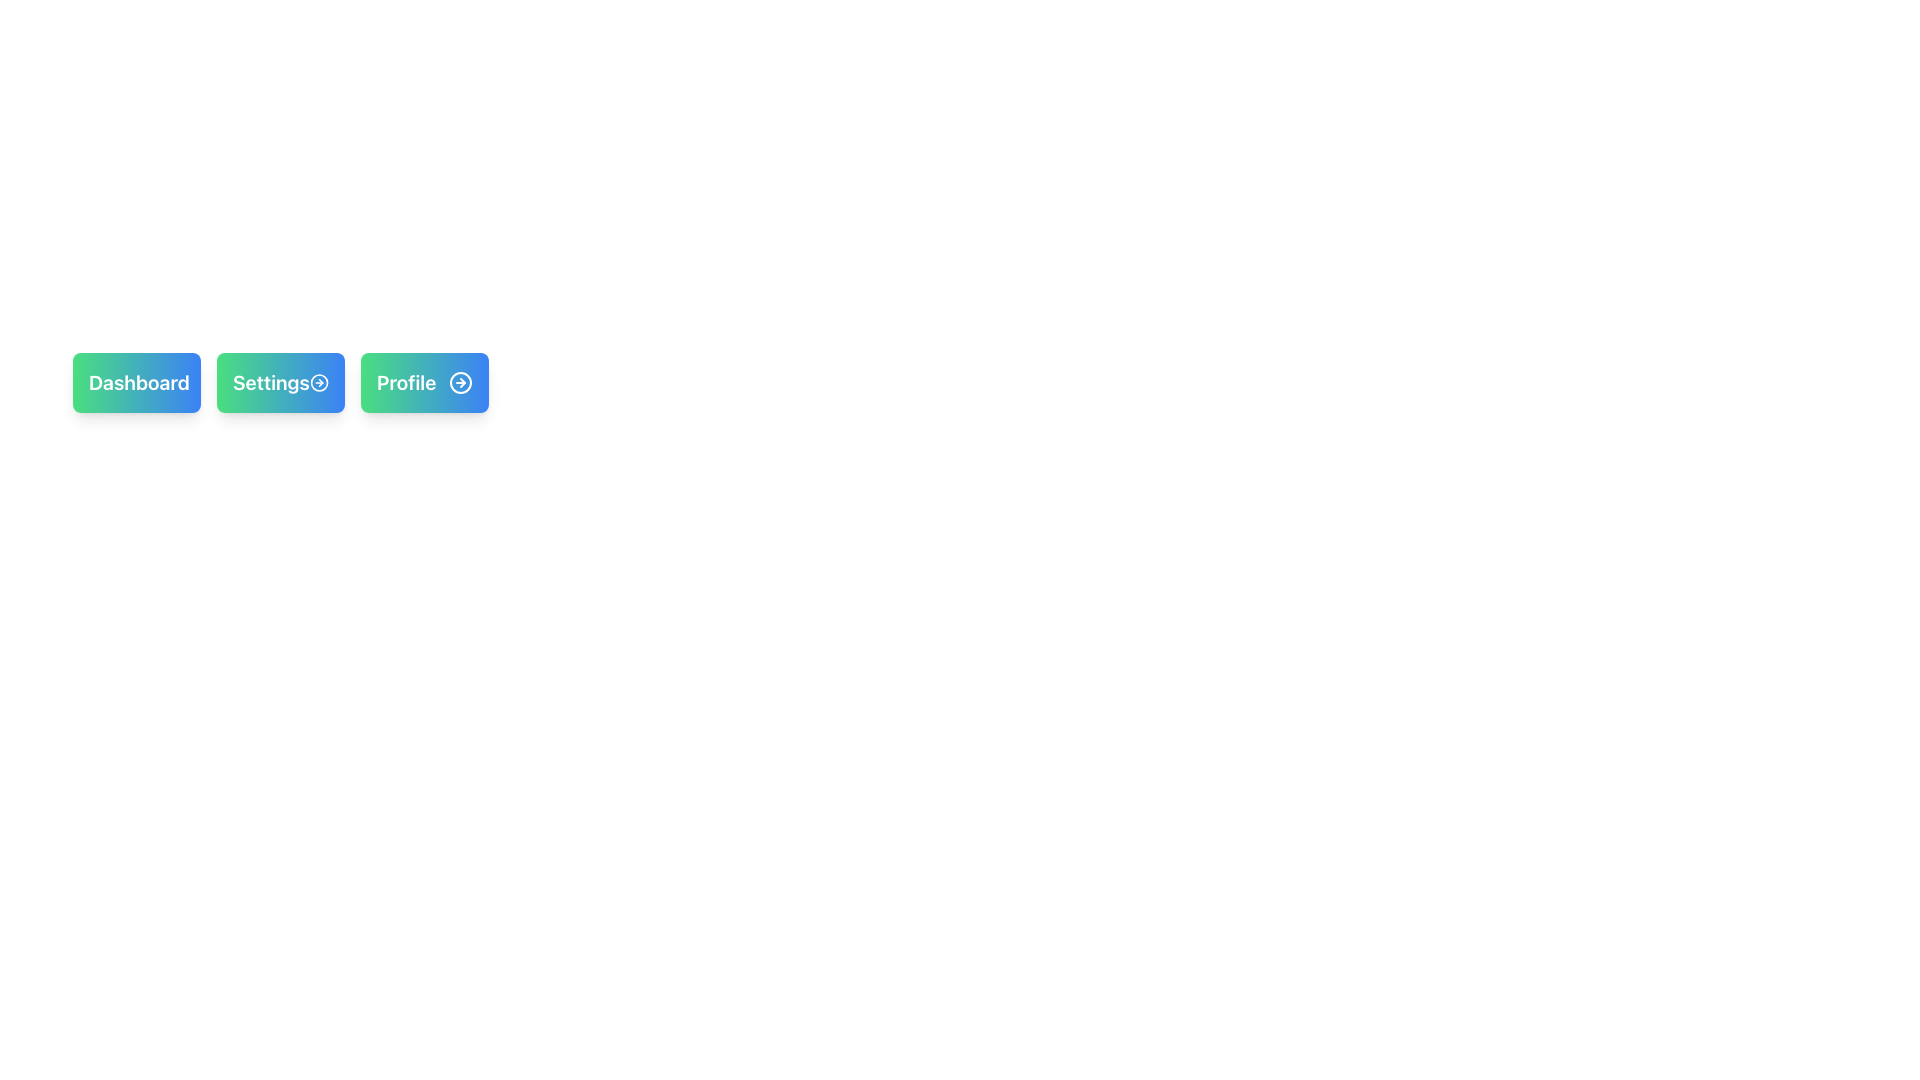 The width and height of the screenshot is (1920, 1080). I want to click on the decorative boundary circle of the 'Profile' button, which is the outermost circle of the icon located on the rightmost side among the buttons 'Dashboard', 'Settings', and 'Profile', so click(459, 382).